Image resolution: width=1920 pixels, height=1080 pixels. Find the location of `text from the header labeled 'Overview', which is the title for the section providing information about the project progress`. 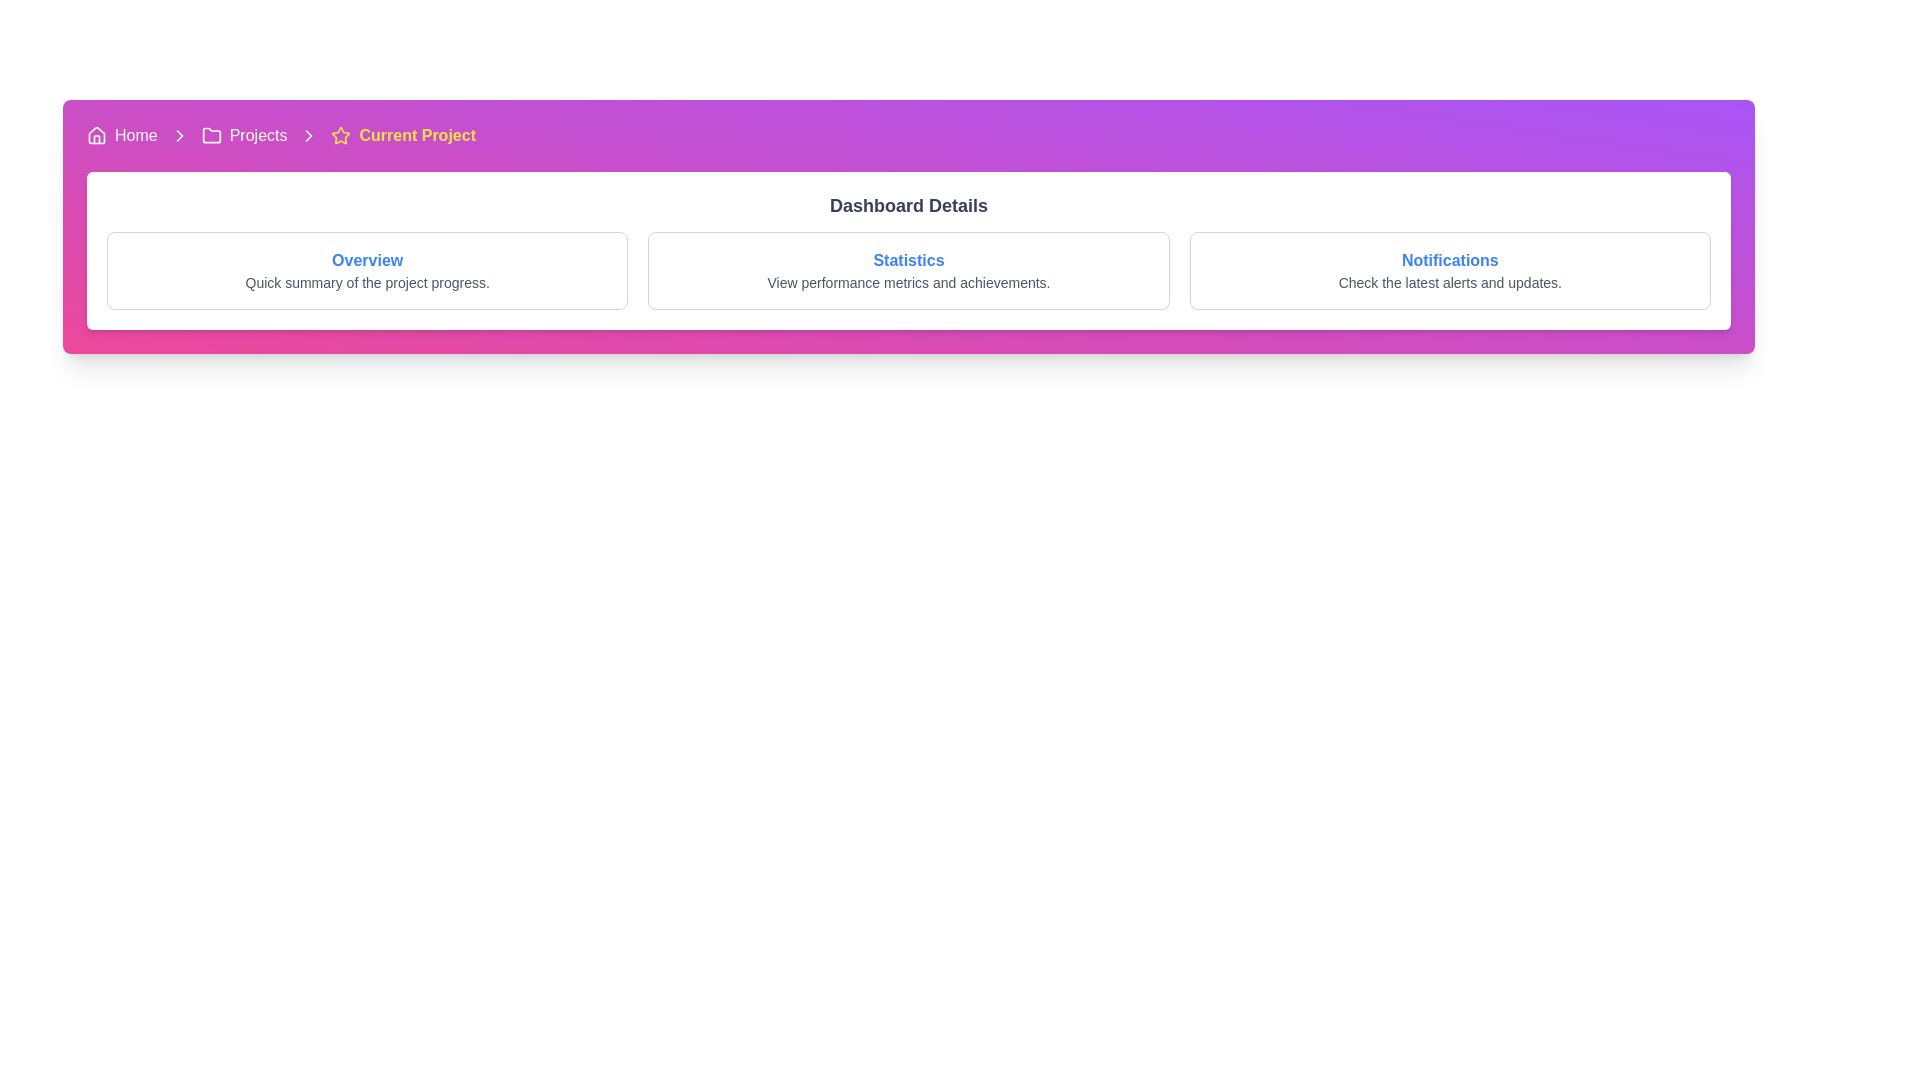

text from the header labeled 'Overview', which is the title for the section providing information about the project progress is located at coordinates (367, 260).